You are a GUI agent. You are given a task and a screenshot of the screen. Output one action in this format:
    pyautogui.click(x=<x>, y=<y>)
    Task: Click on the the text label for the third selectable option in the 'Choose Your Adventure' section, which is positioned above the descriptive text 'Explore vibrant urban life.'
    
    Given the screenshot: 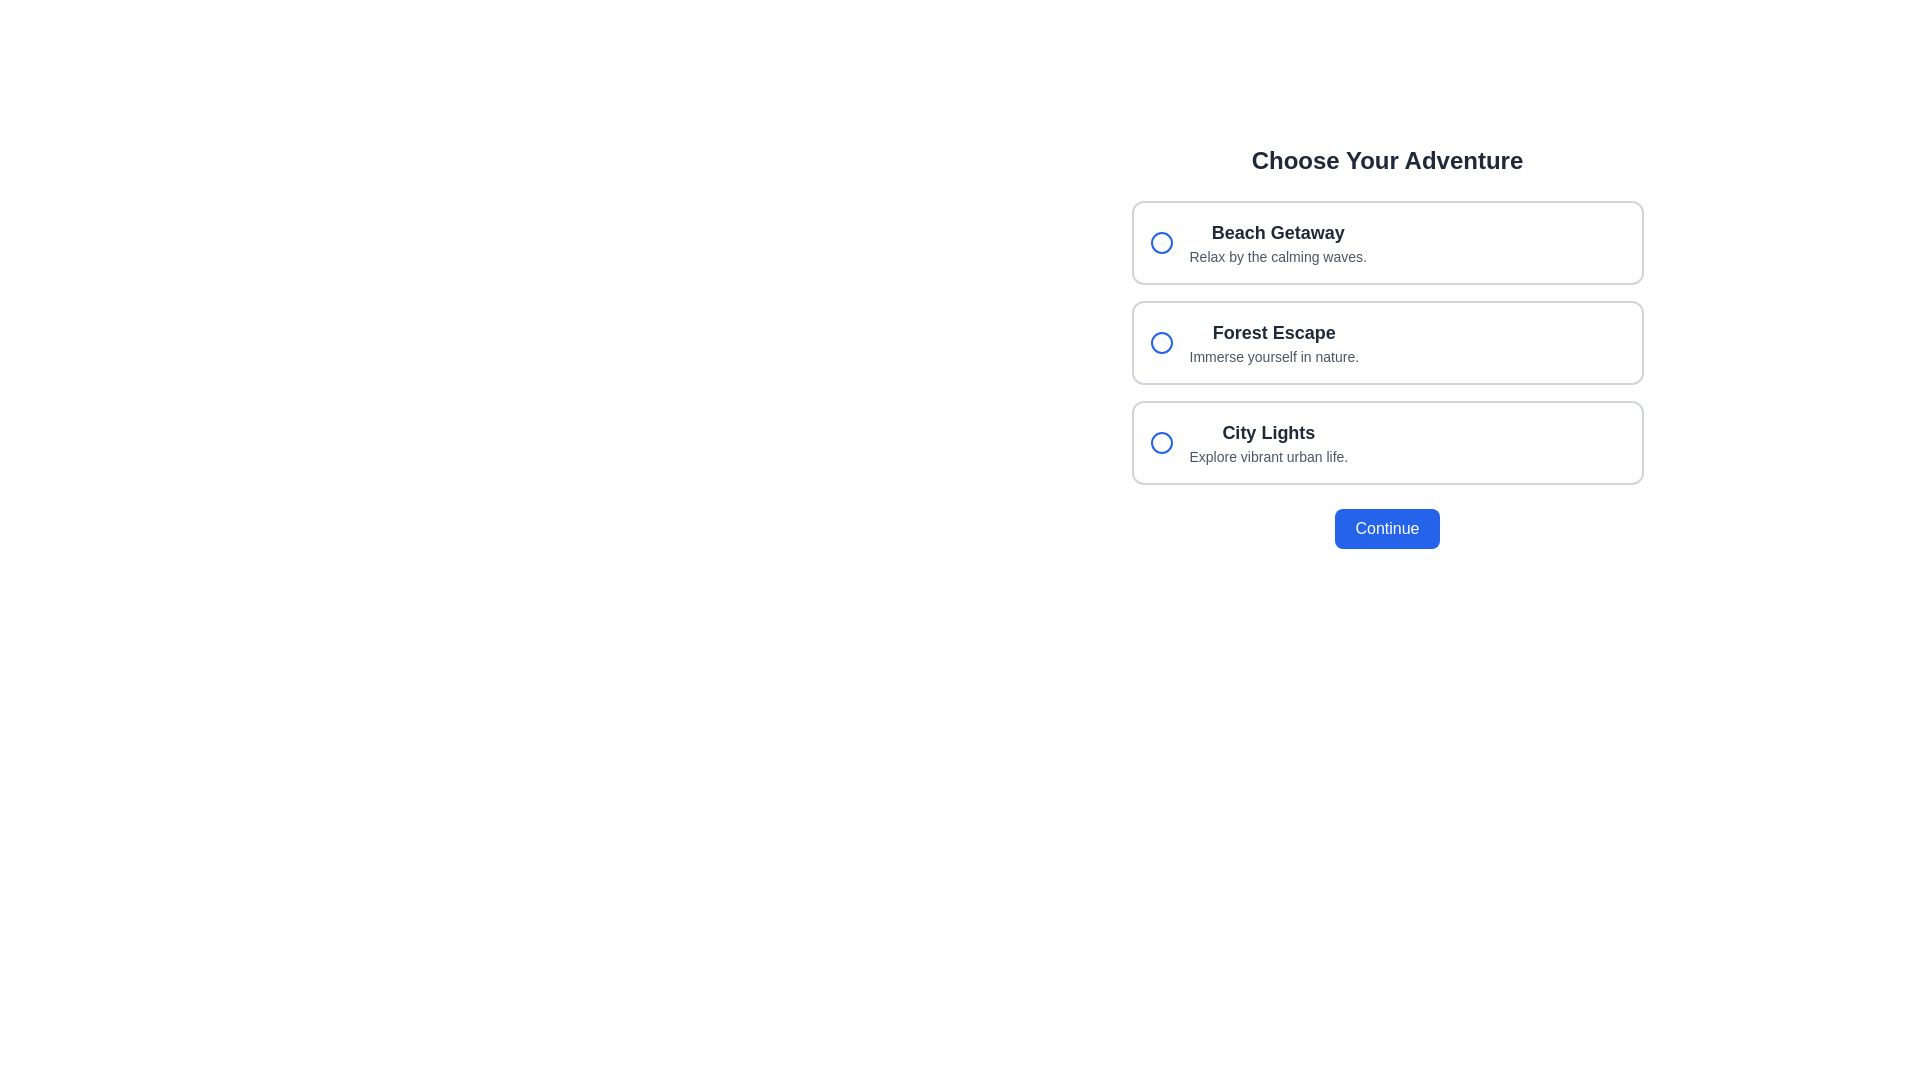 What is the action you would take?
    pyautogui.click(x=1267, y=431)
    